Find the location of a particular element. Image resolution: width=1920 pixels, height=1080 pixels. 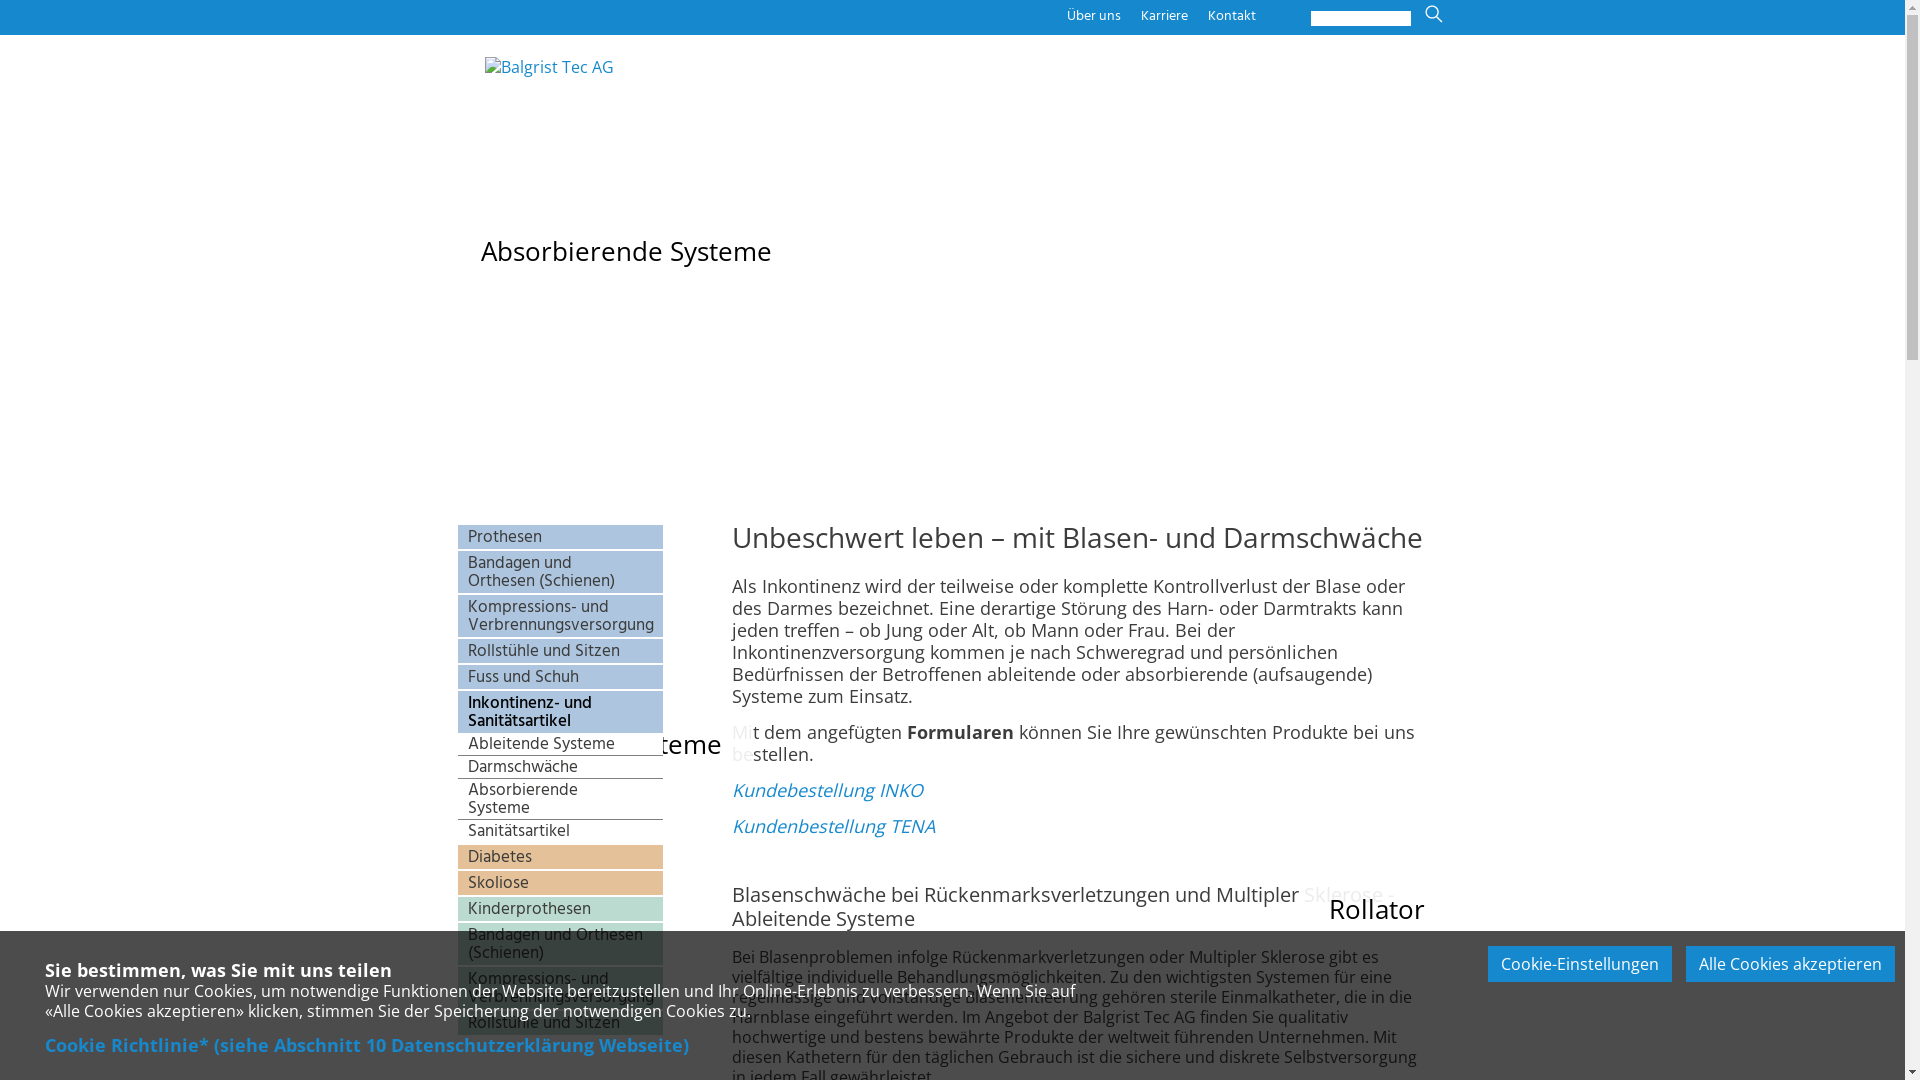

' ' is located at coordinates (933, 825).